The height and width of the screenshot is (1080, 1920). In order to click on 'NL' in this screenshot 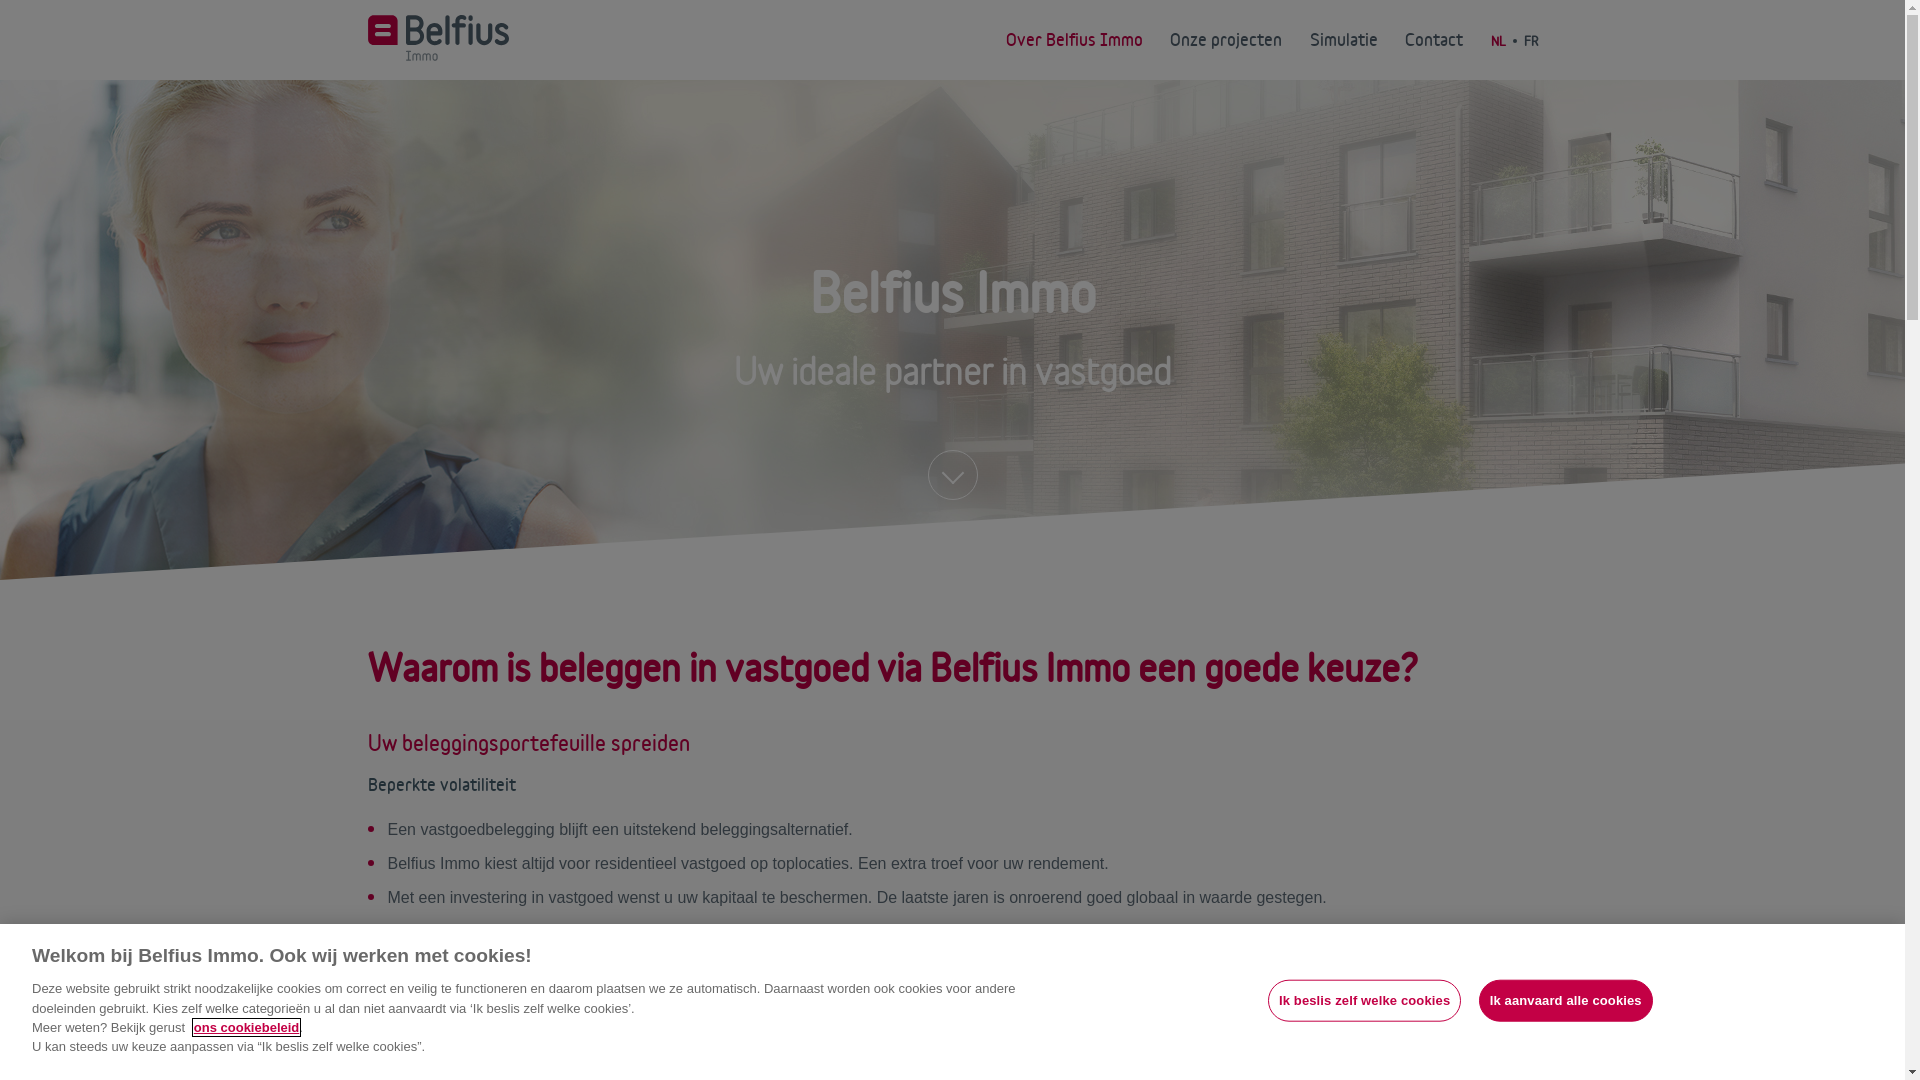, I will do `click(1489, 41)`.